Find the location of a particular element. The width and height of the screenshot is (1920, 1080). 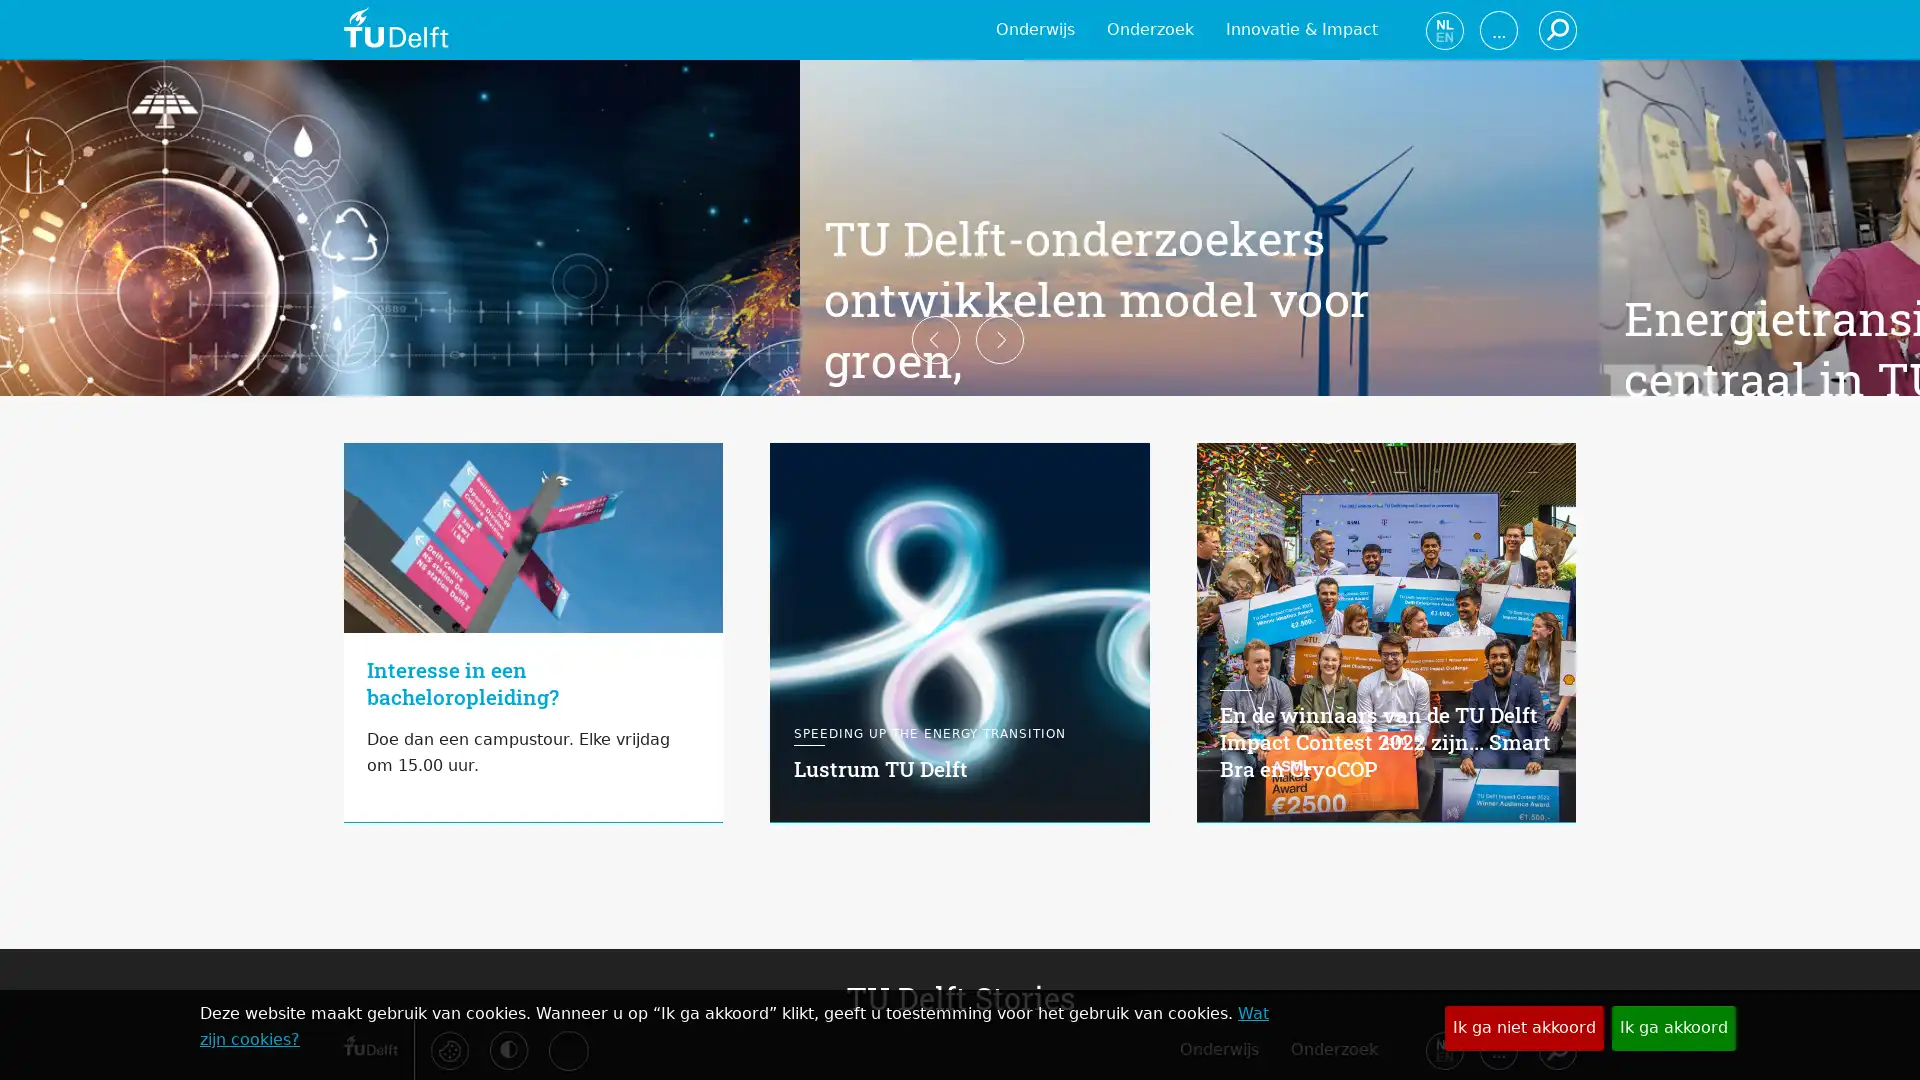

Luister met de ReachDeck-werkbalk is located at coordinates (566, 1049).